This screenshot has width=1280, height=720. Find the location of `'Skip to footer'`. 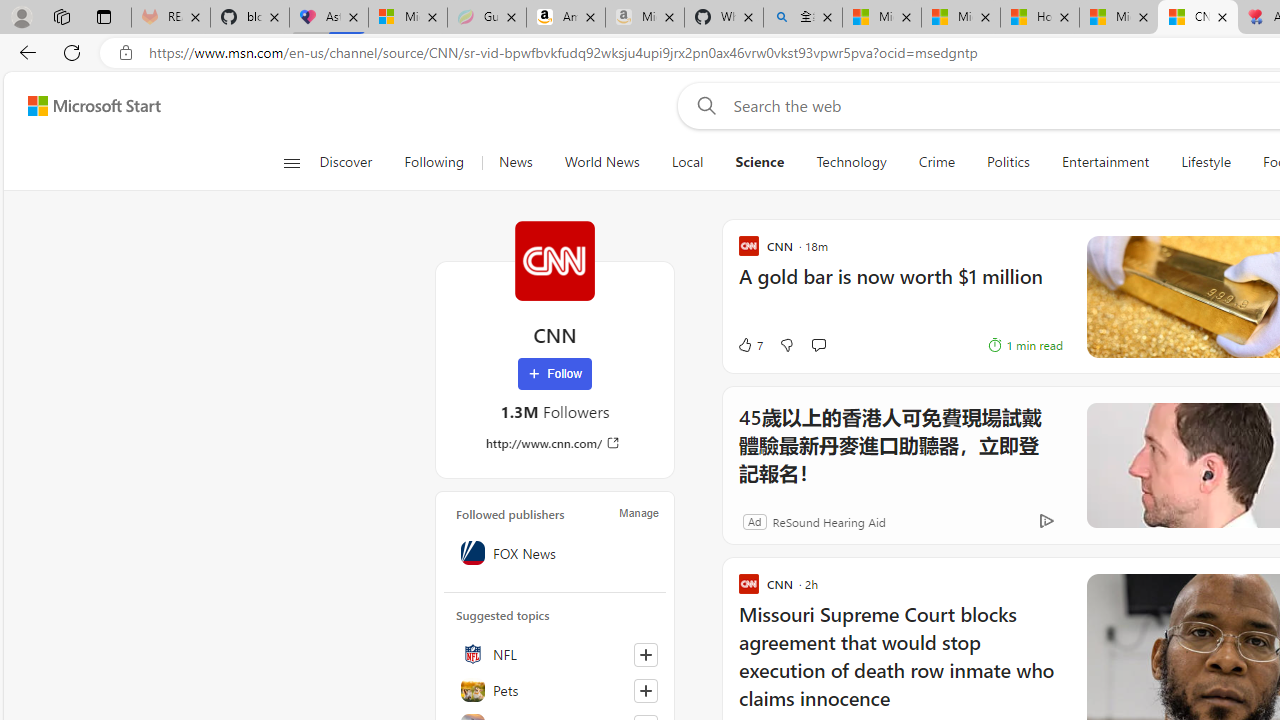

'Skip to footer' is located at coordinates (81, 105).